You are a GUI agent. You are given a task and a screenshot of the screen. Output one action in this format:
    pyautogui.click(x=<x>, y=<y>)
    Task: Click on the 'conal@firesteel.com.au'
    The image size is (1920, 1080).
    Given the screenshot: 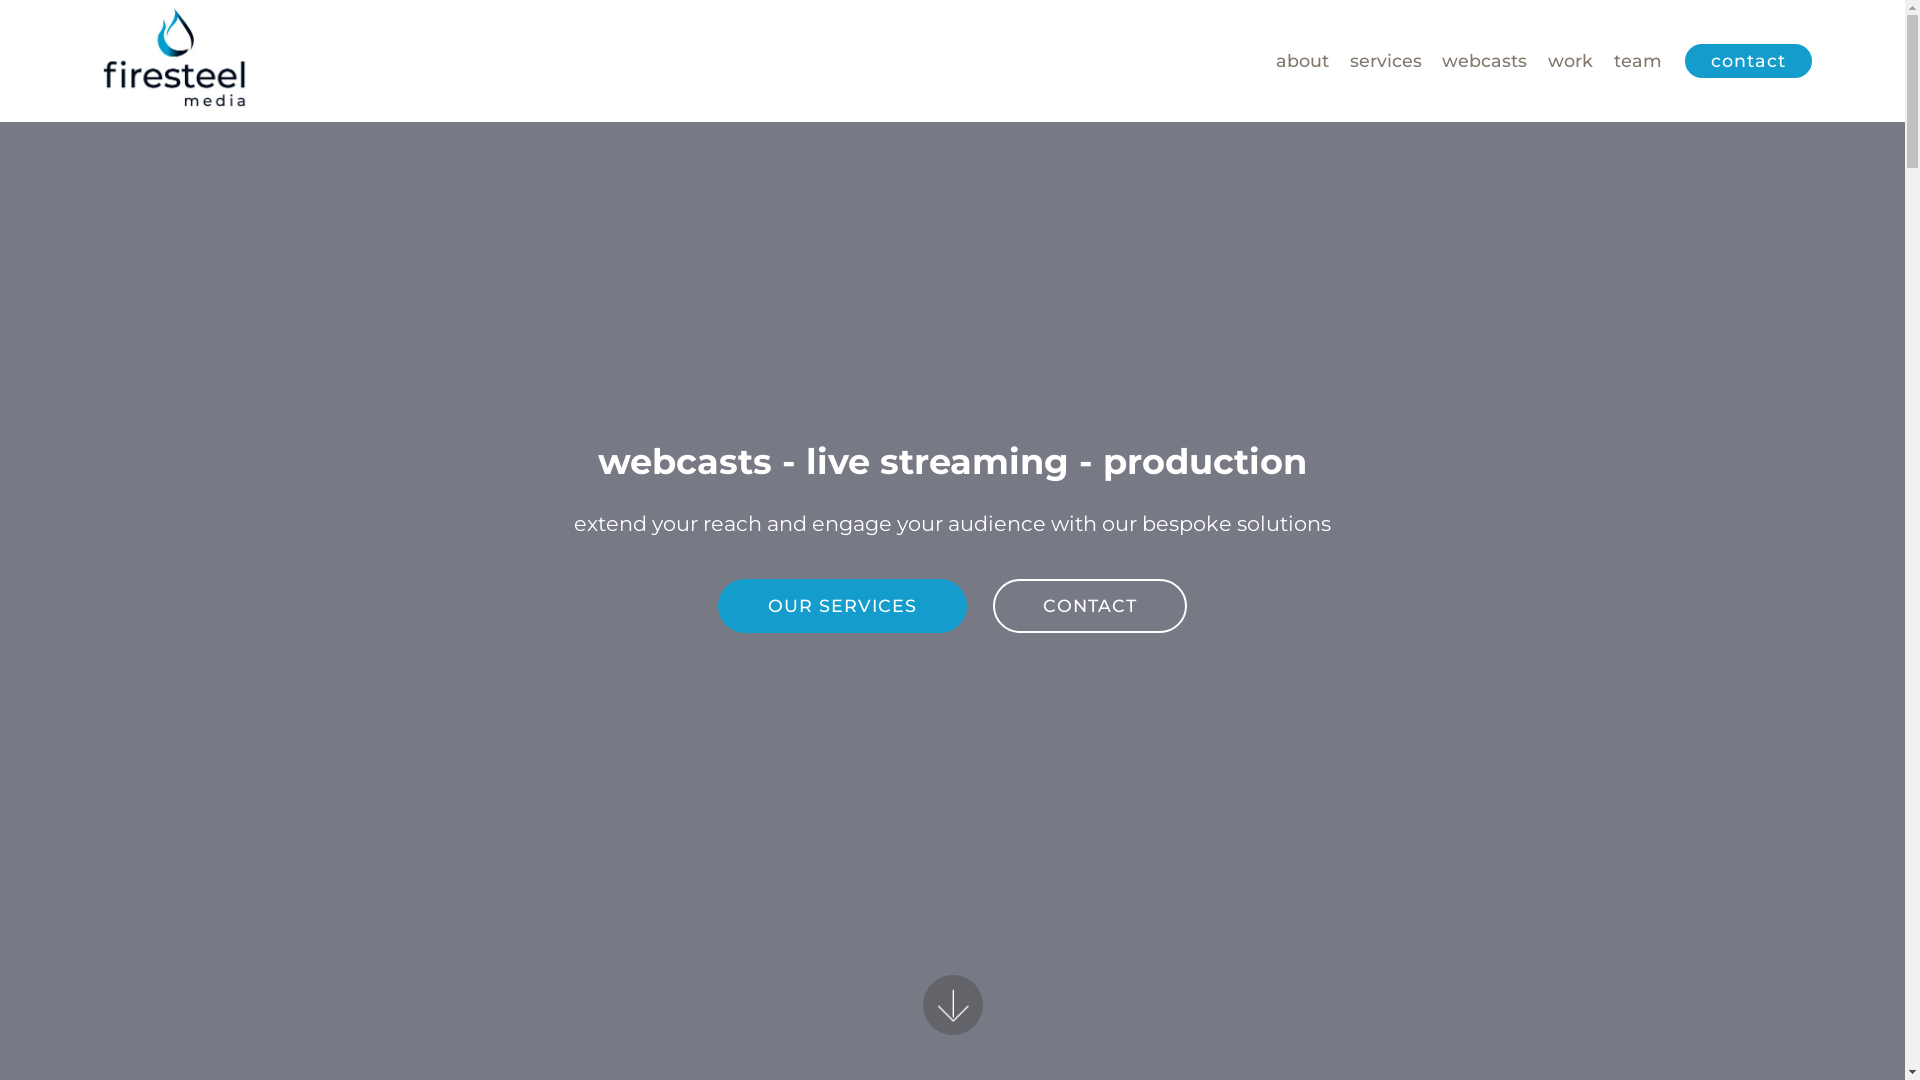 What is the action you would take?
    pyautogui.click(x=690, y=854)
    